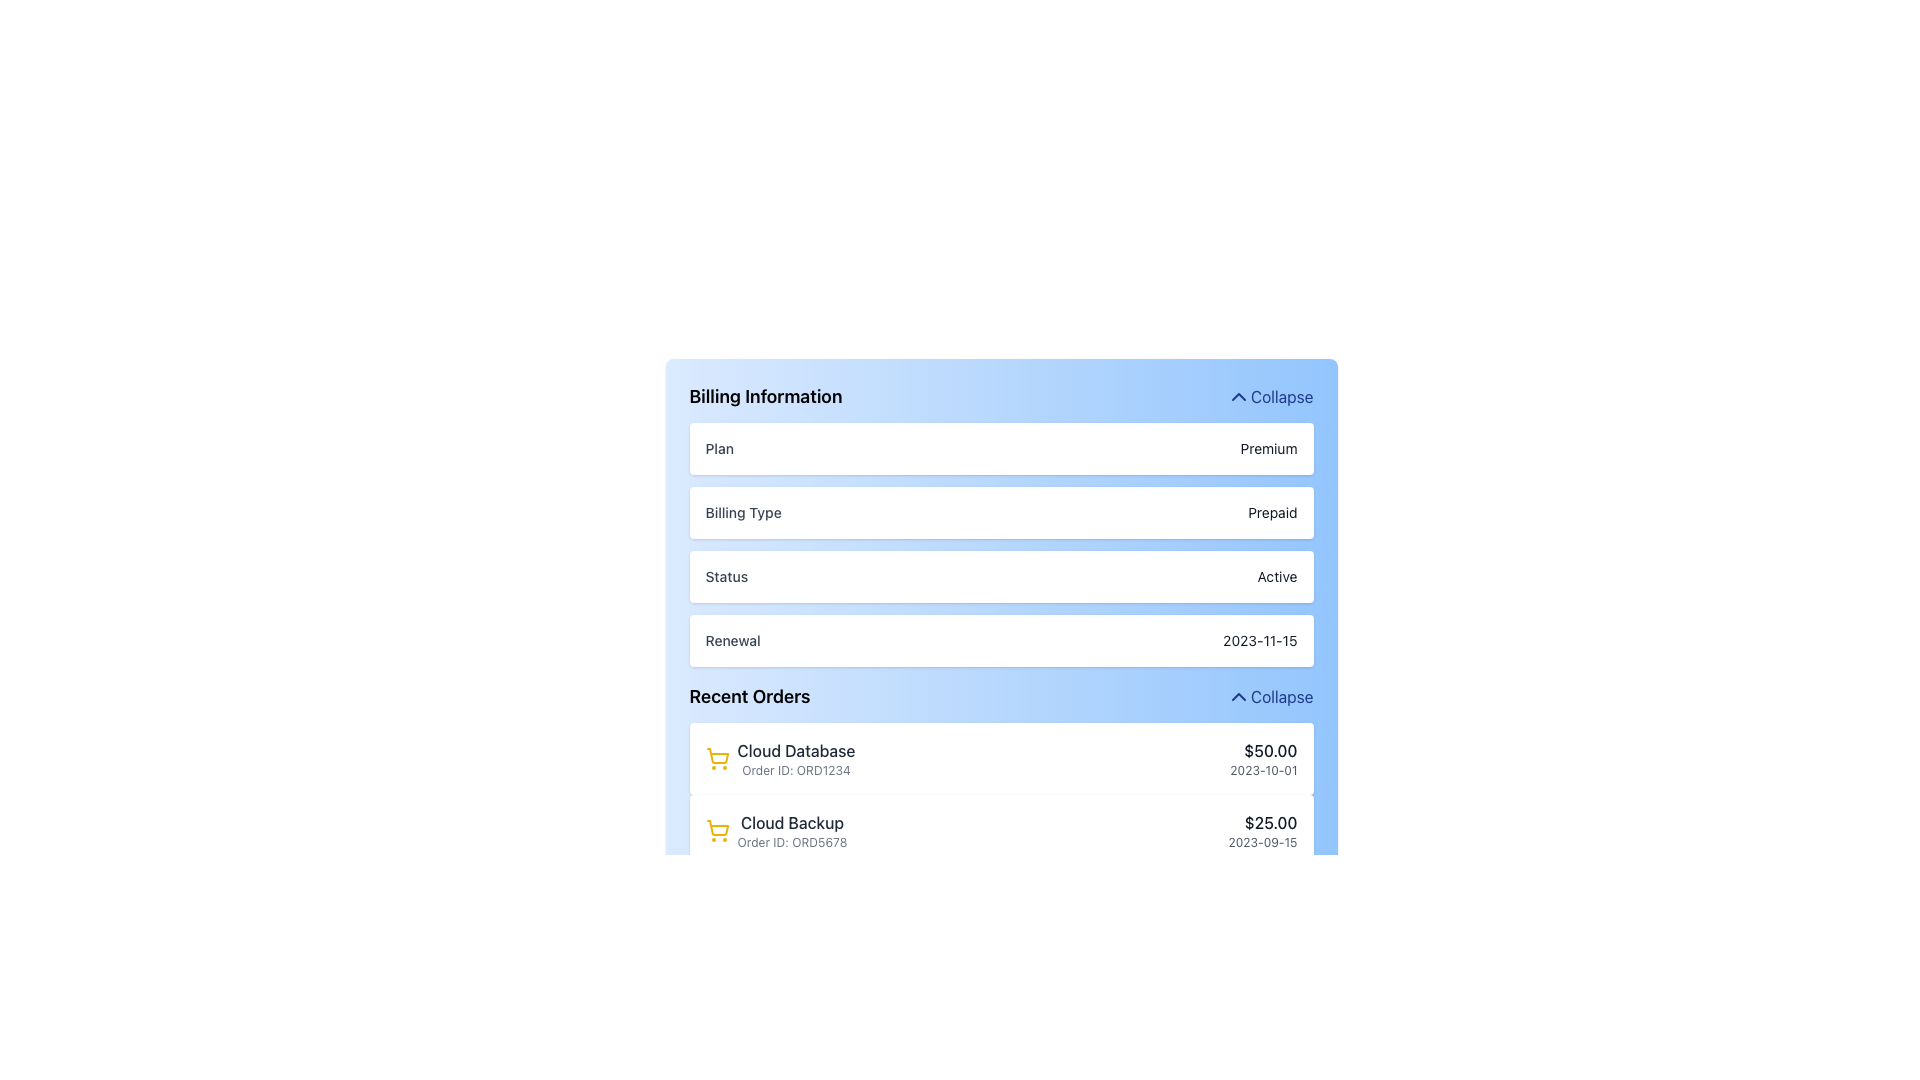  I want to click on the yellow shopping cart icon located in the bottom section of the page under the 'Recent Orders' header, which is horizontally aligned to the left of the first order entry, so click(717, 828).